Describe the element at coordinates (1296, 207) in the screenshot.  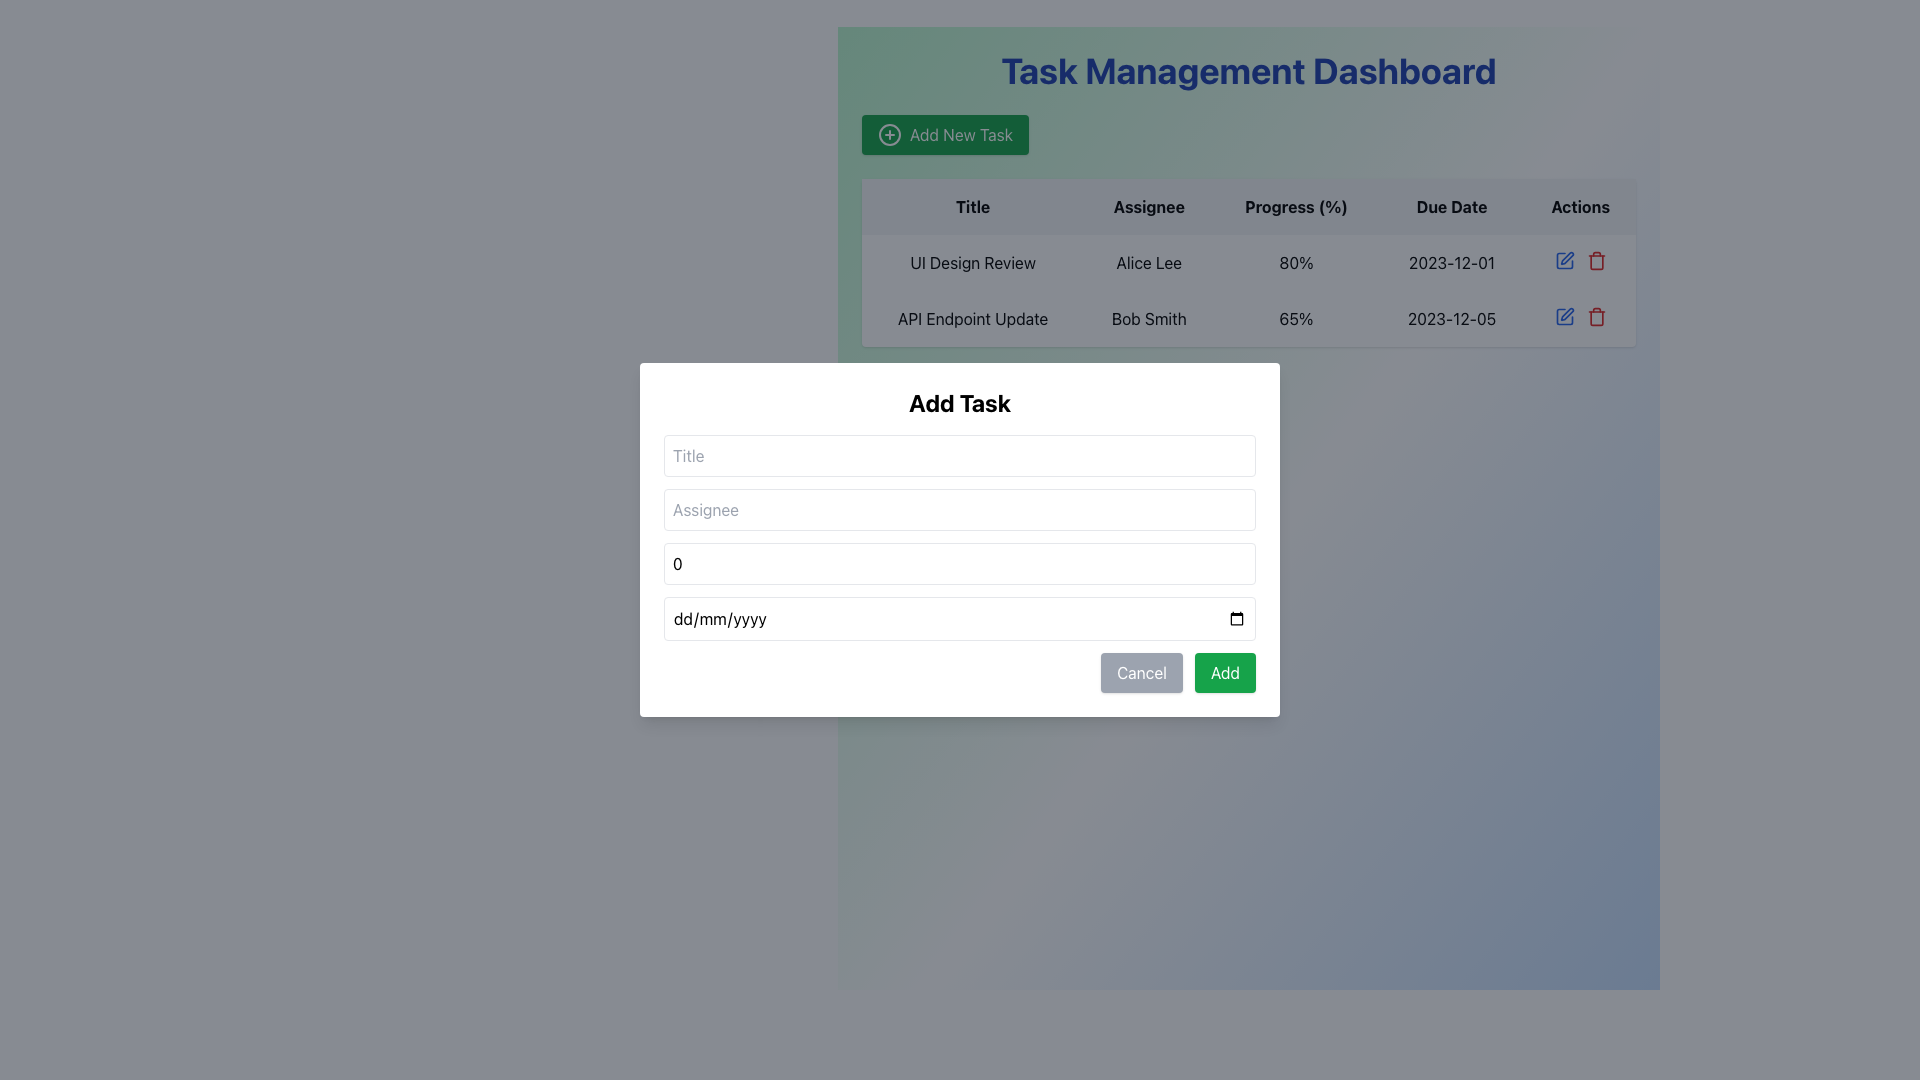
I see `the Text Label in the third column header indicating the percentage progress of tasks, located between 'Assignee' and 'Due Date'` at that location.